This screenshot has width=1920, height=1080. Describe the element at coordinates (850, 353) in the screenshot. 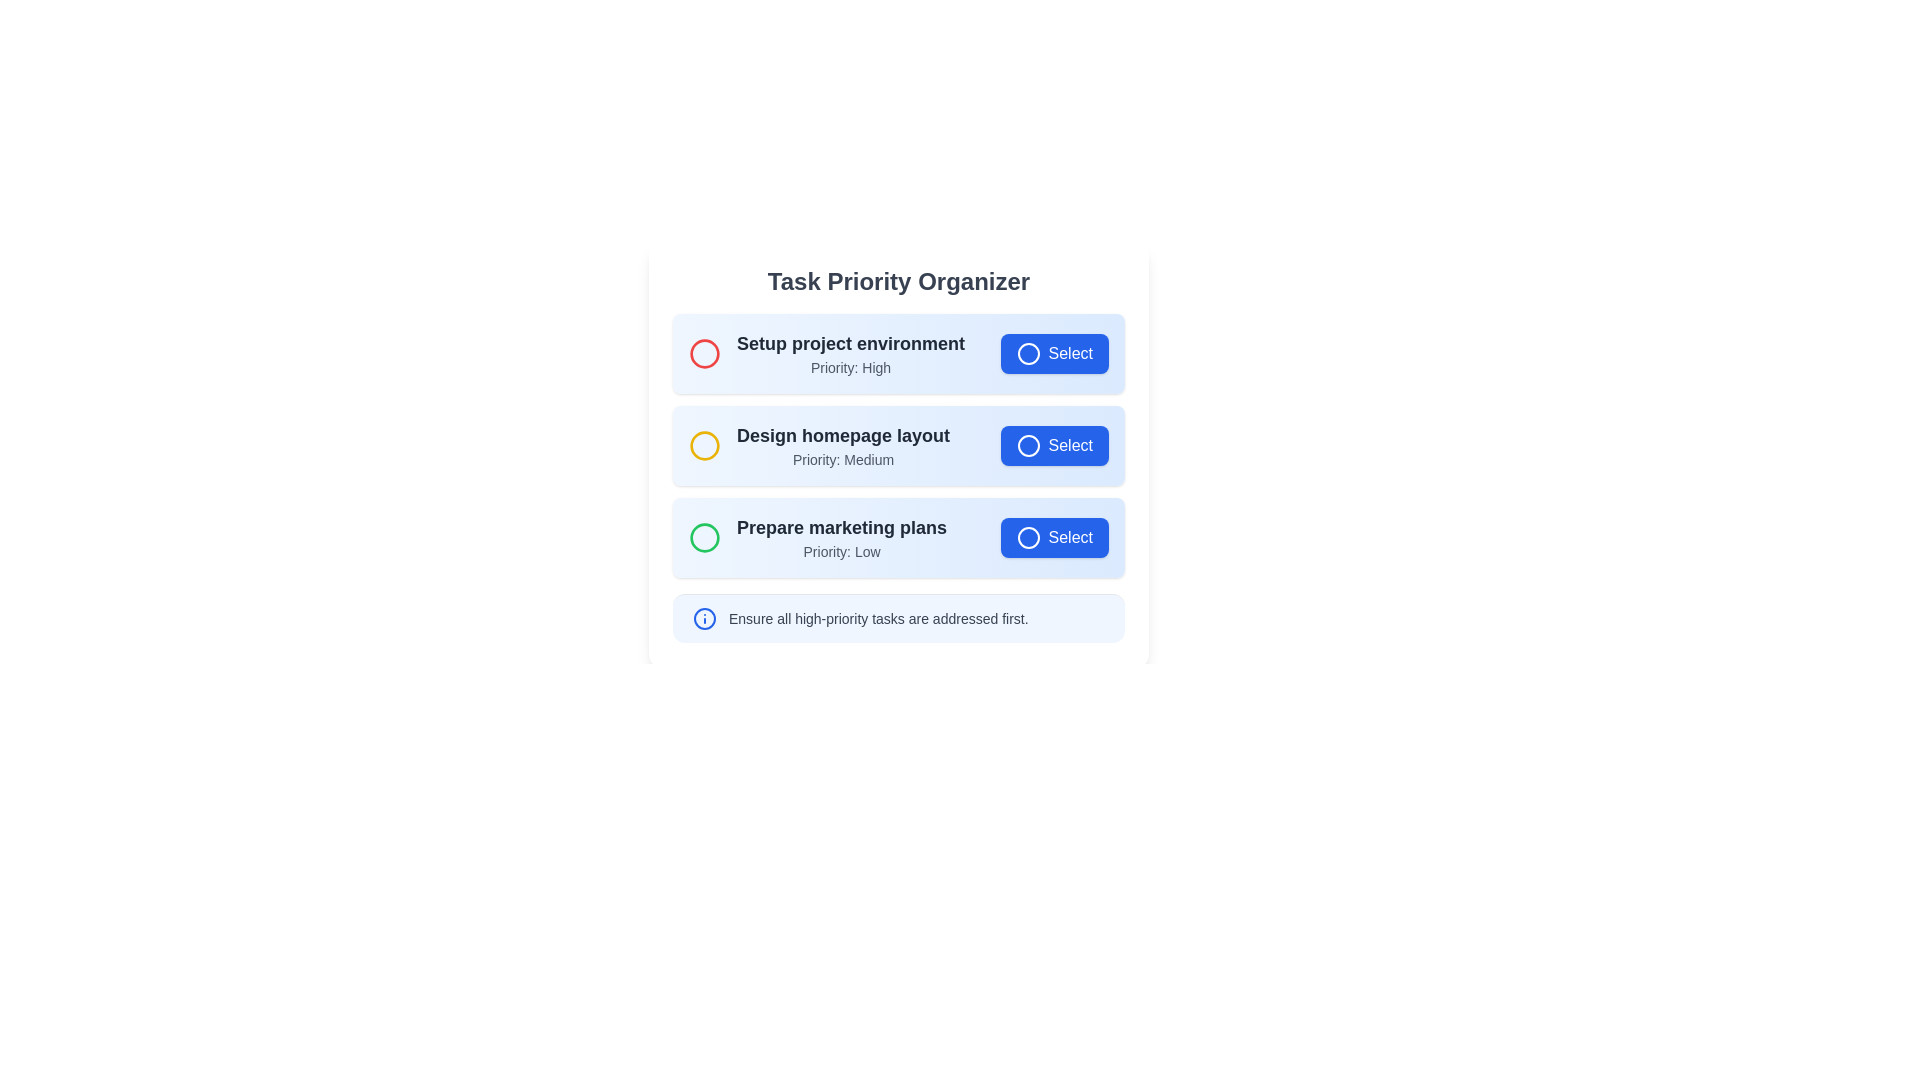

I see `the text label that contains the title 'Setup project environment' and the subtitle 'Priority: High', which is located in the top task entry of a list` at that location.